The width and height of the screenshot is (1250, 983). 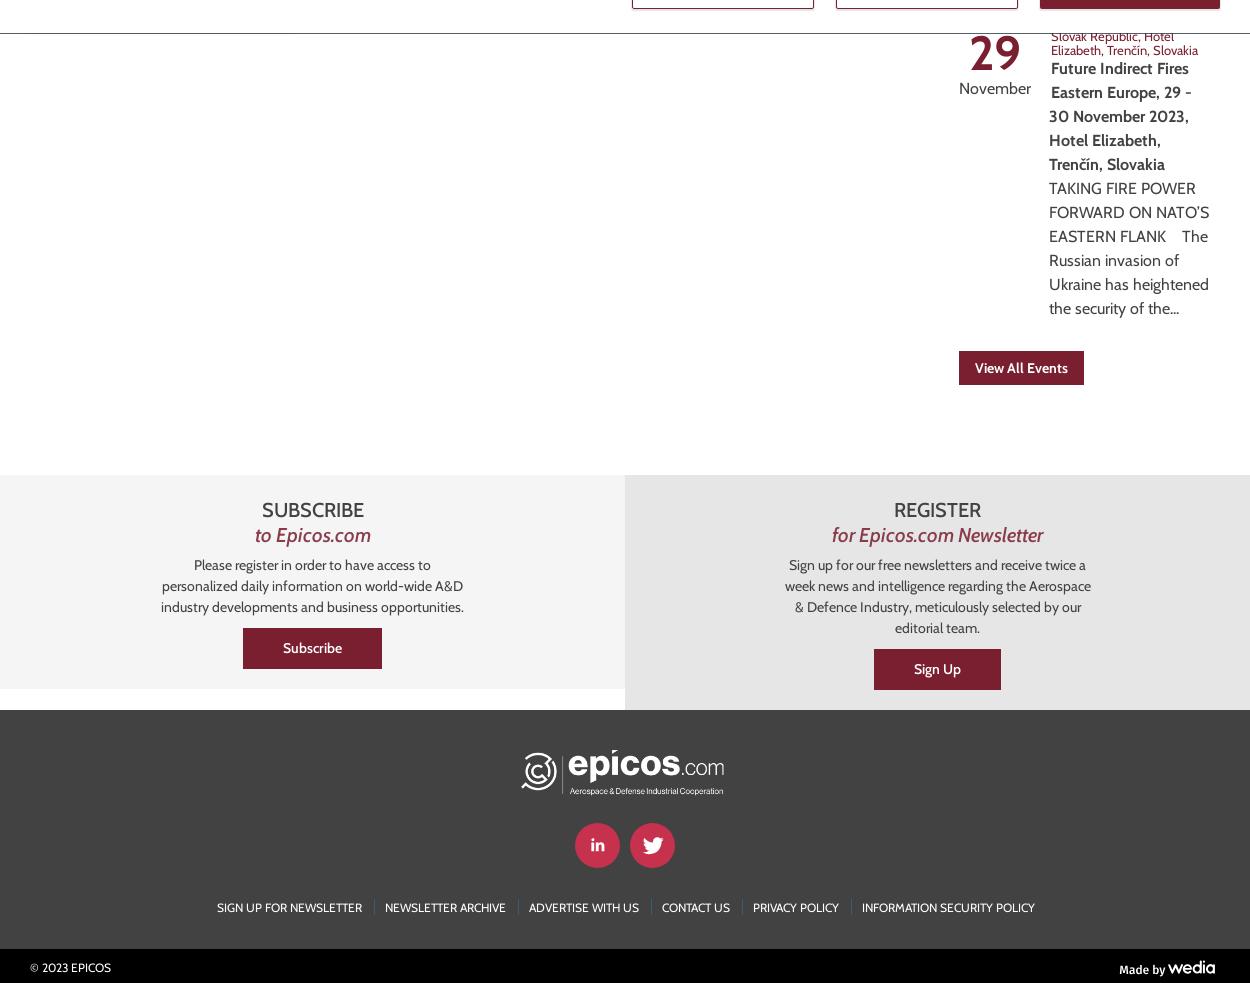 I want to click on 'to Epicos.com', so click(x=312, y=535).